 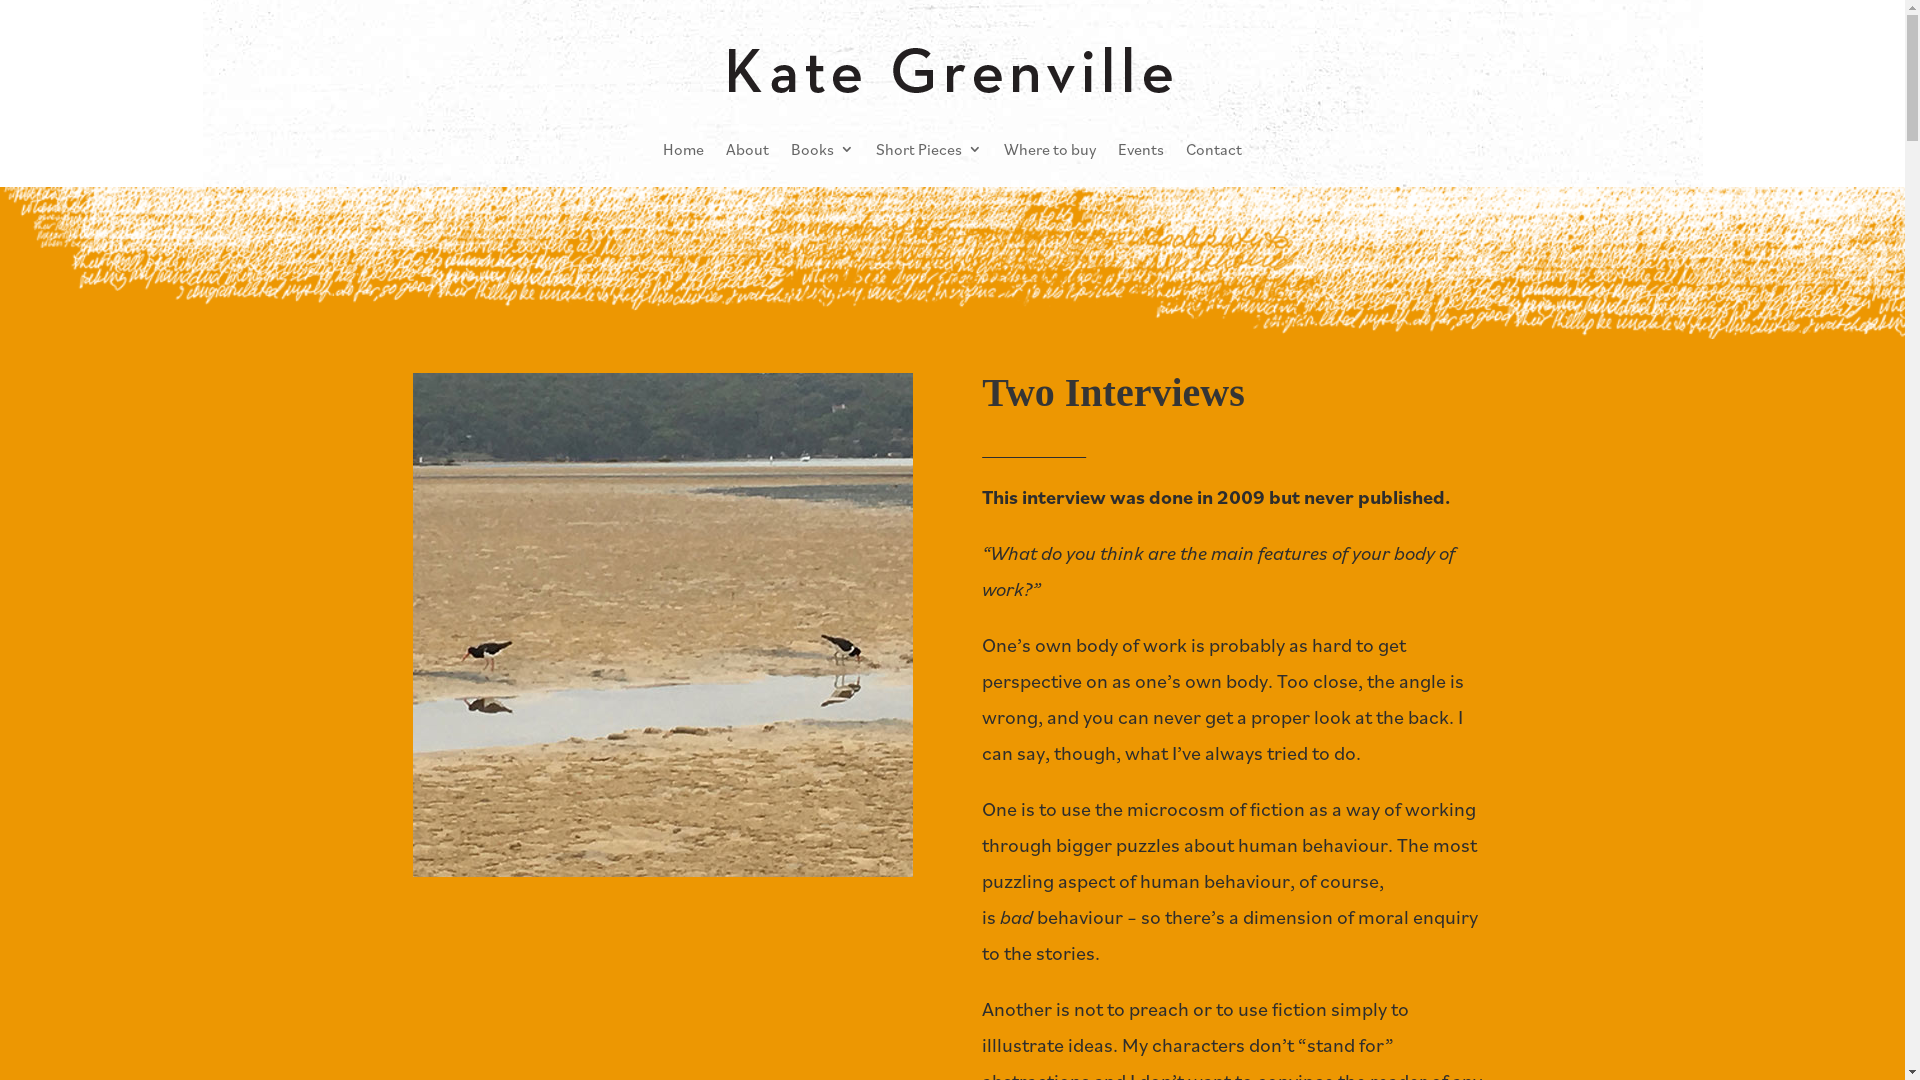 I want to click on 'Books', so click(x=822, y=148).